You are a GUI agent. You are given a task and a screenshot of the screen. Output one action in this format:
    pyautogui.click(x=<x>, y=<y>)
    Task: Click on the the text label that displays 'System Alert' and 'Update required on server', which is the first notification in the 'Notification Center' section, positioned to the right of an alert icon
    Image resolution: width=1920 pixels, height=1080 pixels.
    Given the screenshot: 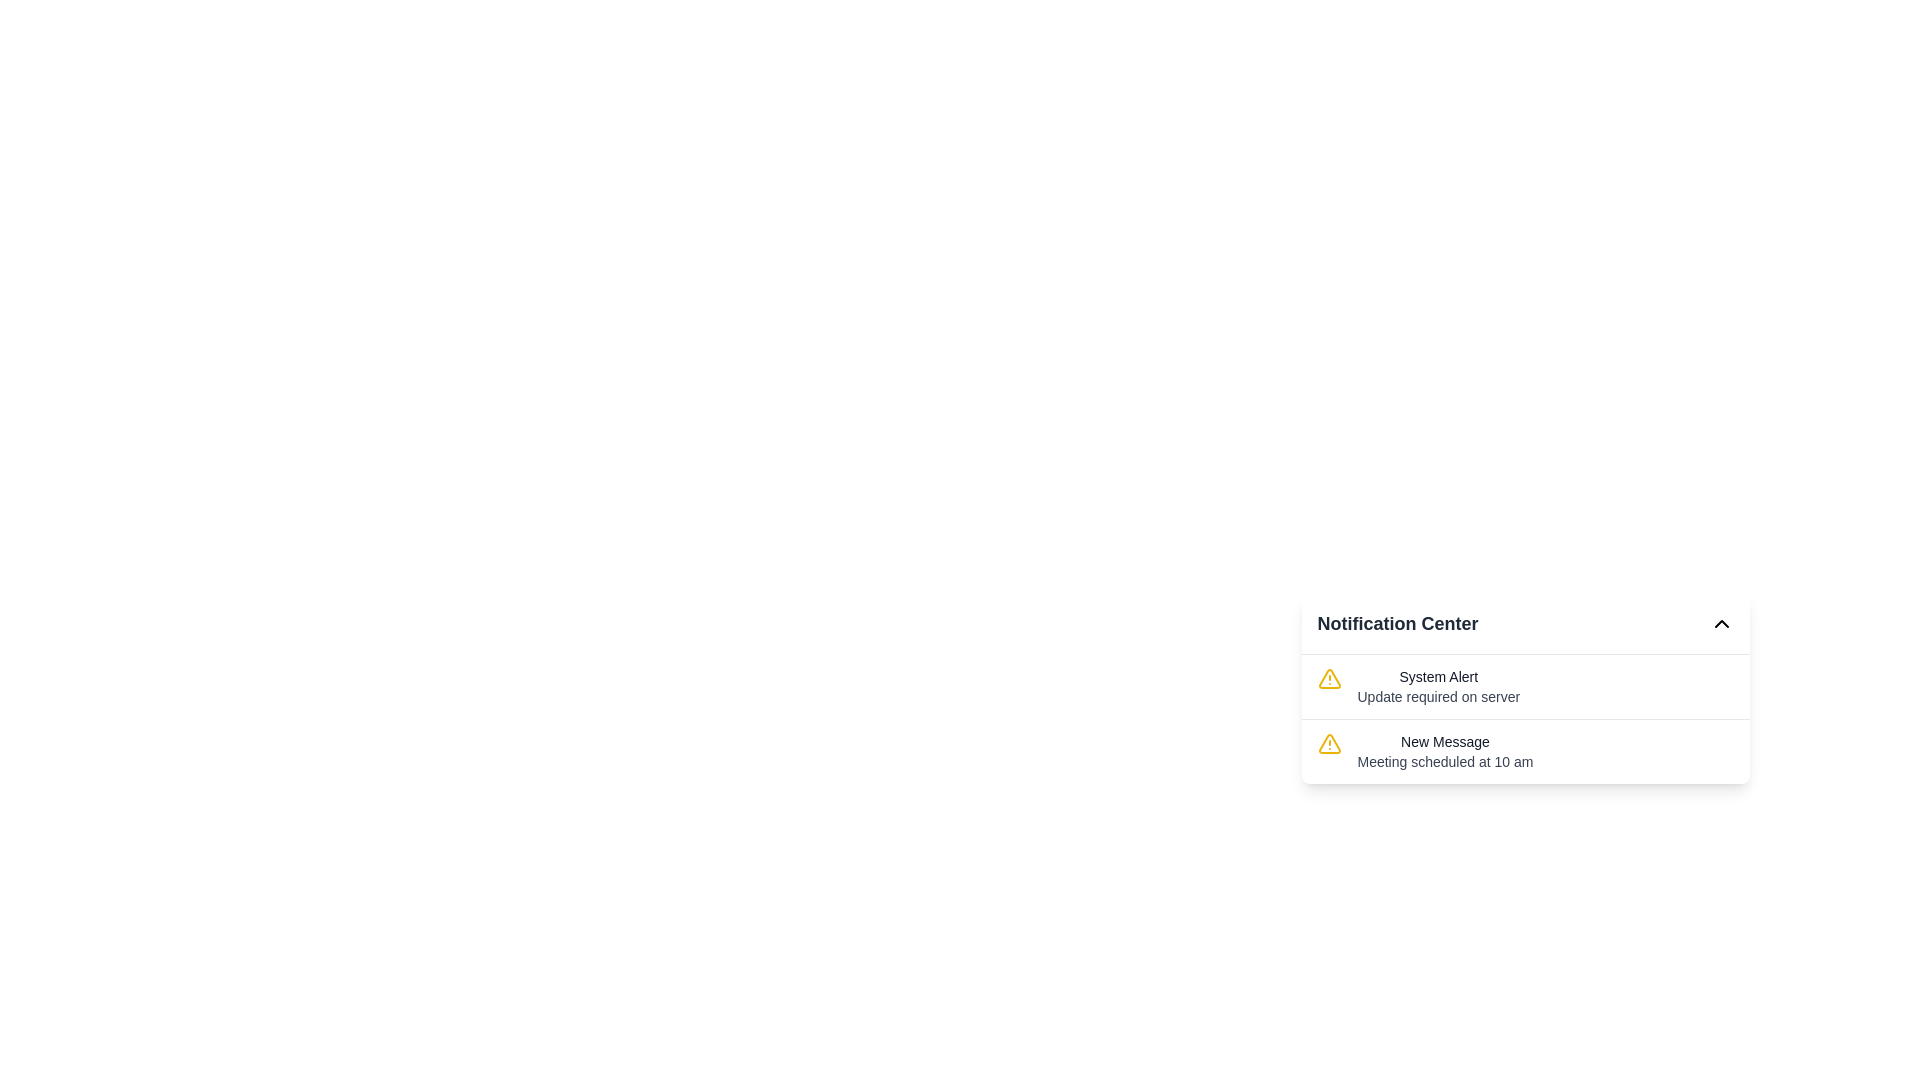 What is the action you would take?
    pyautogui.click(x=1437, y=685)
    